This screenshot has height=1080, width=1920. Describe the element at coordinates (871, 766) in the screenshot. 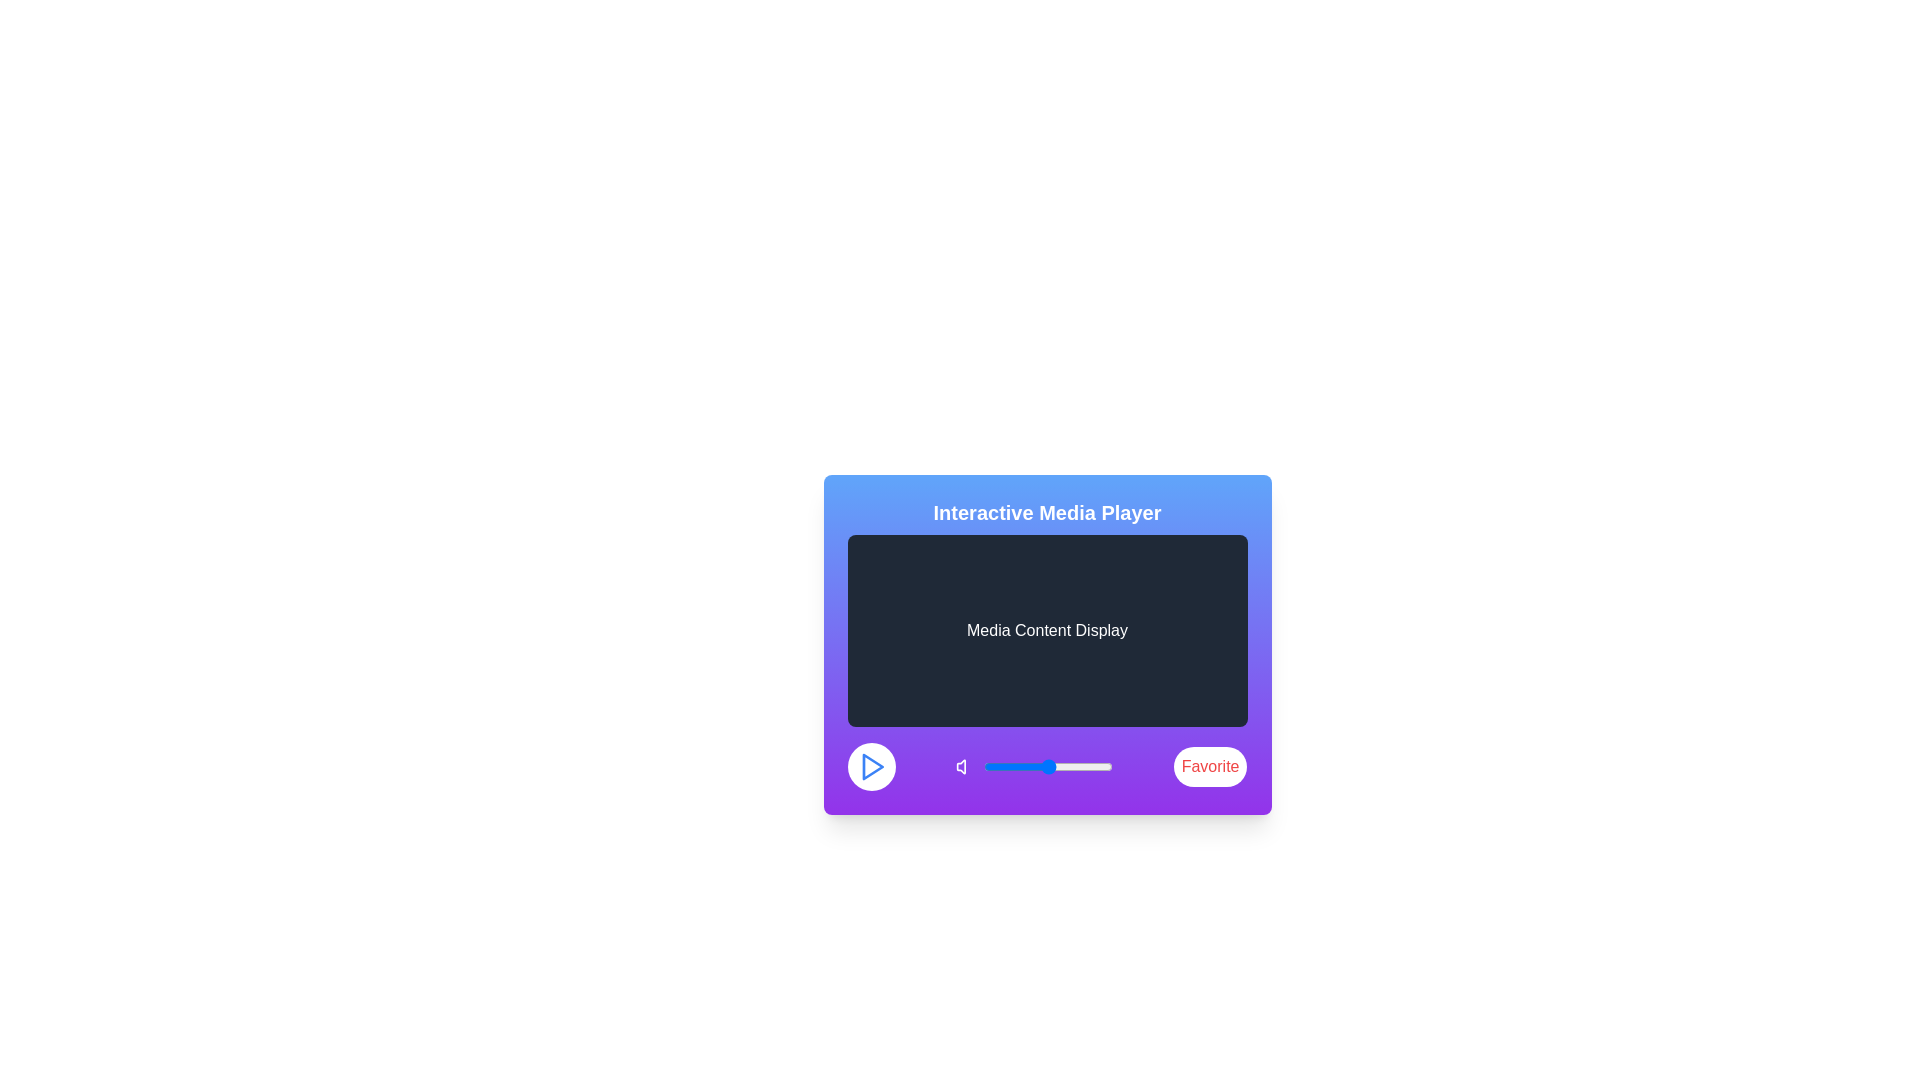

I see `the play button located in the bottom-left corner of the interactive media player interface to change its background color` at that location.